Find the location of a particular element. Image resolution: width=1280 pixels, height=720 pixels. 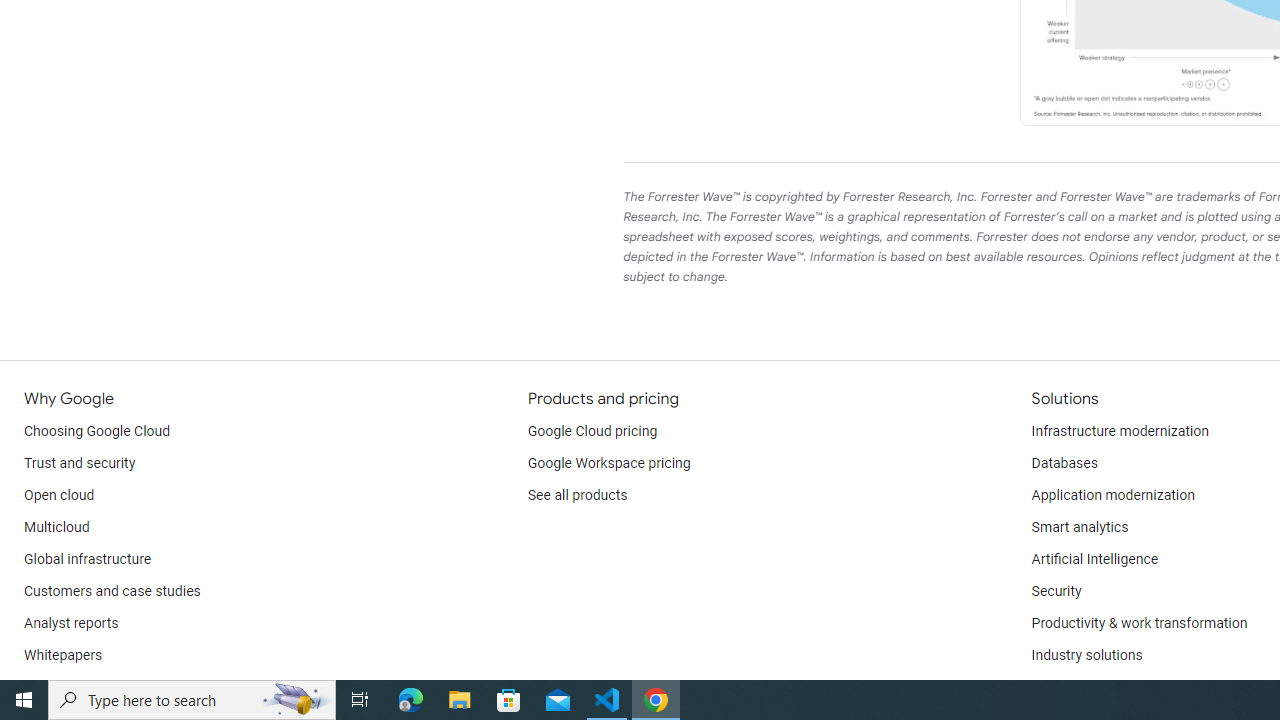

'Analyst reports' is located at coordinates (71, 622).